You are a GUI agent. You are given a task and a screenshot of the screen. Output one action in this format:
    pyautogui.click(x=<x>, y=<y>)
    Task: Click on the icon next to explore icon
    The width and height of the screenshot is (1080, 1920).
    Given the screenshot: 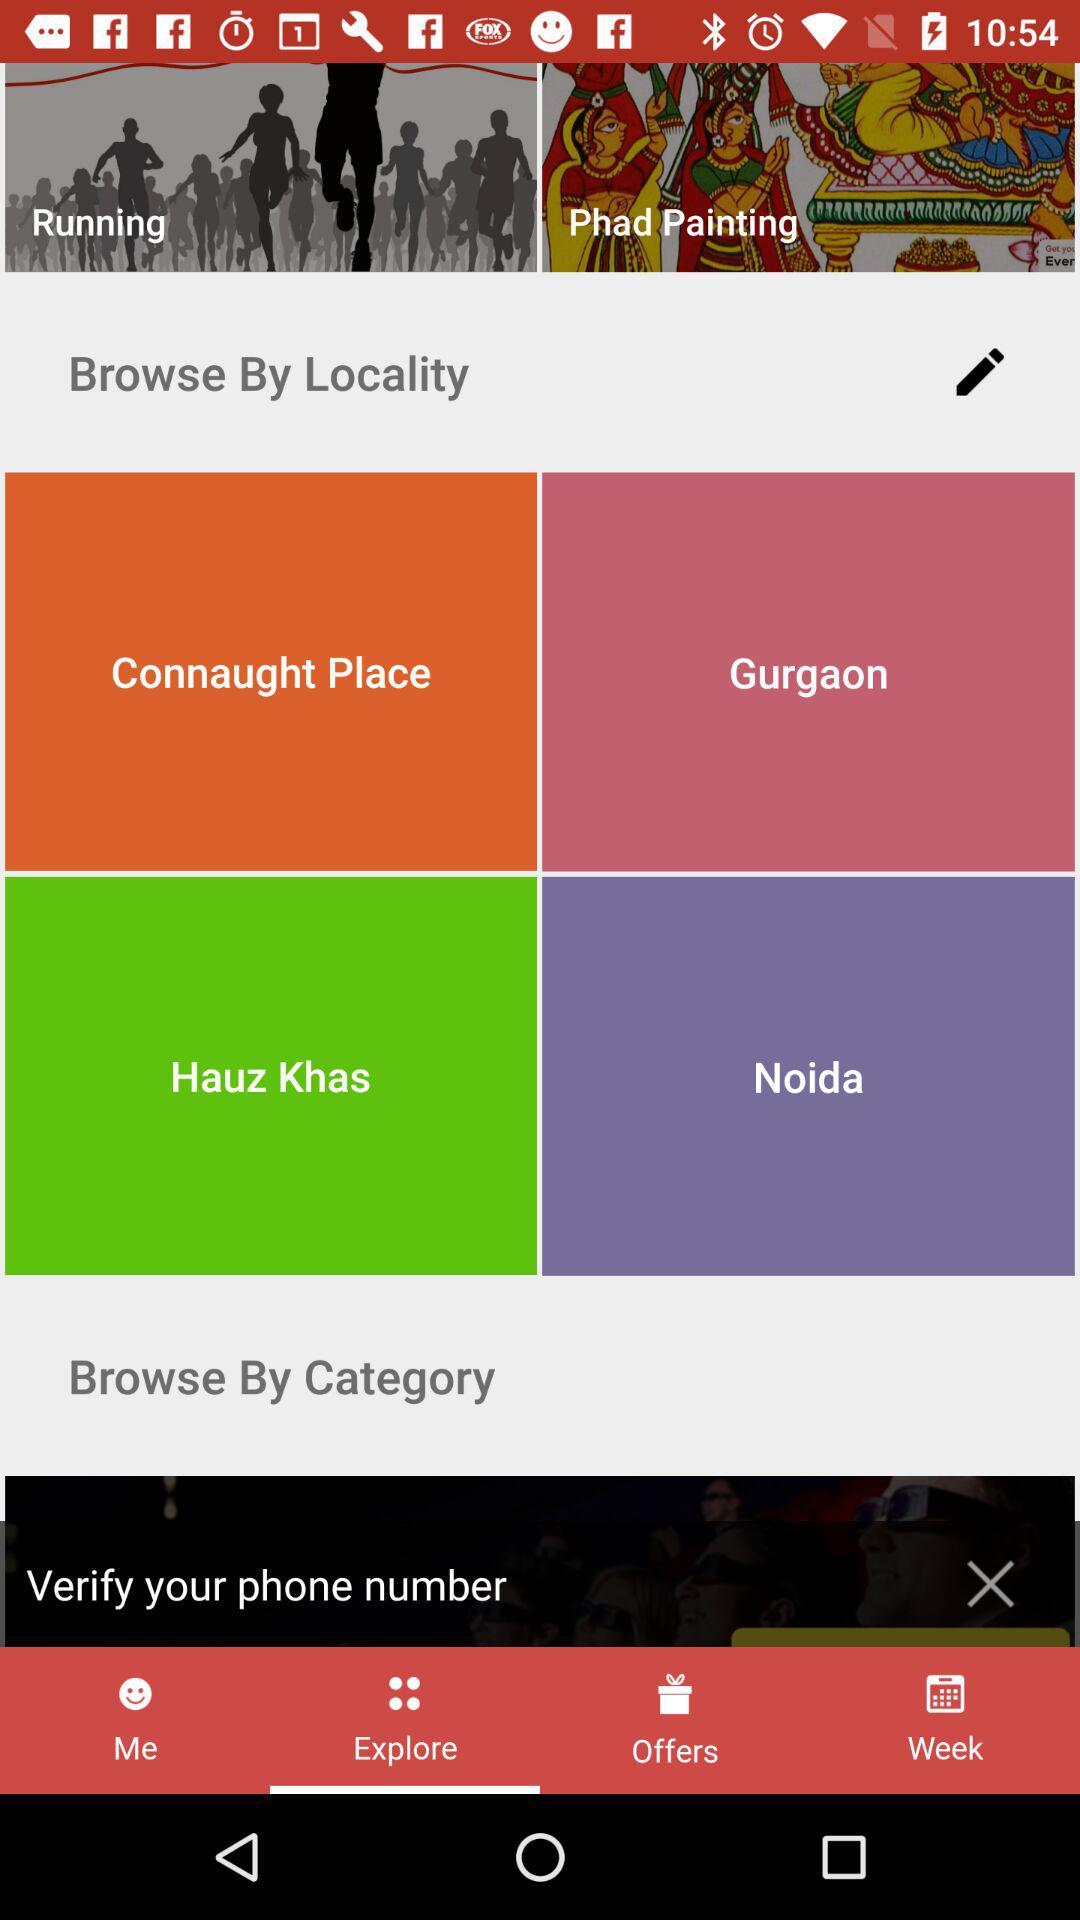 What is the action you would take?
    pyautogui.click(x=135, y=1719)
    